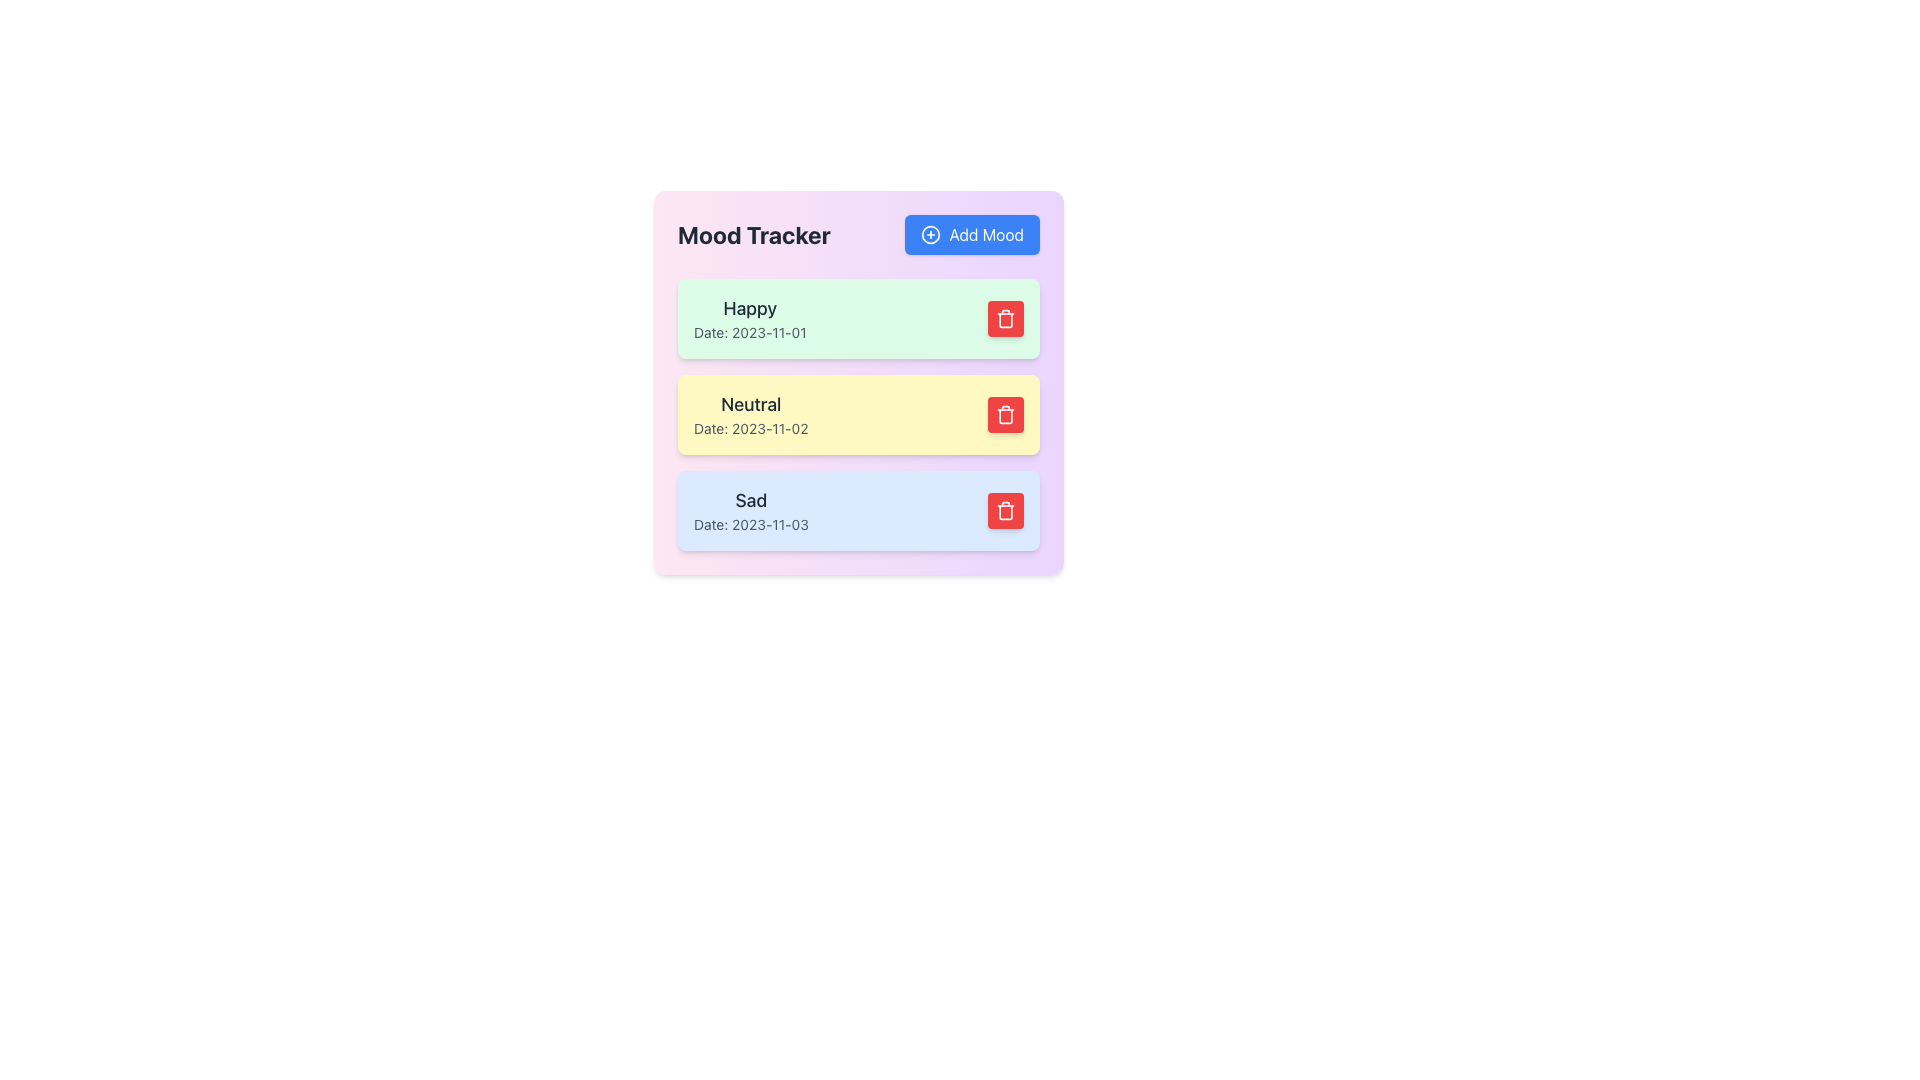 The width and height of the screenshot is (1920, 1080). I want to click on the red delete button with a white trash can icon located at the bottom-right of the 'Sad' mood entry in the mood tracker list, so click(1006, 509).